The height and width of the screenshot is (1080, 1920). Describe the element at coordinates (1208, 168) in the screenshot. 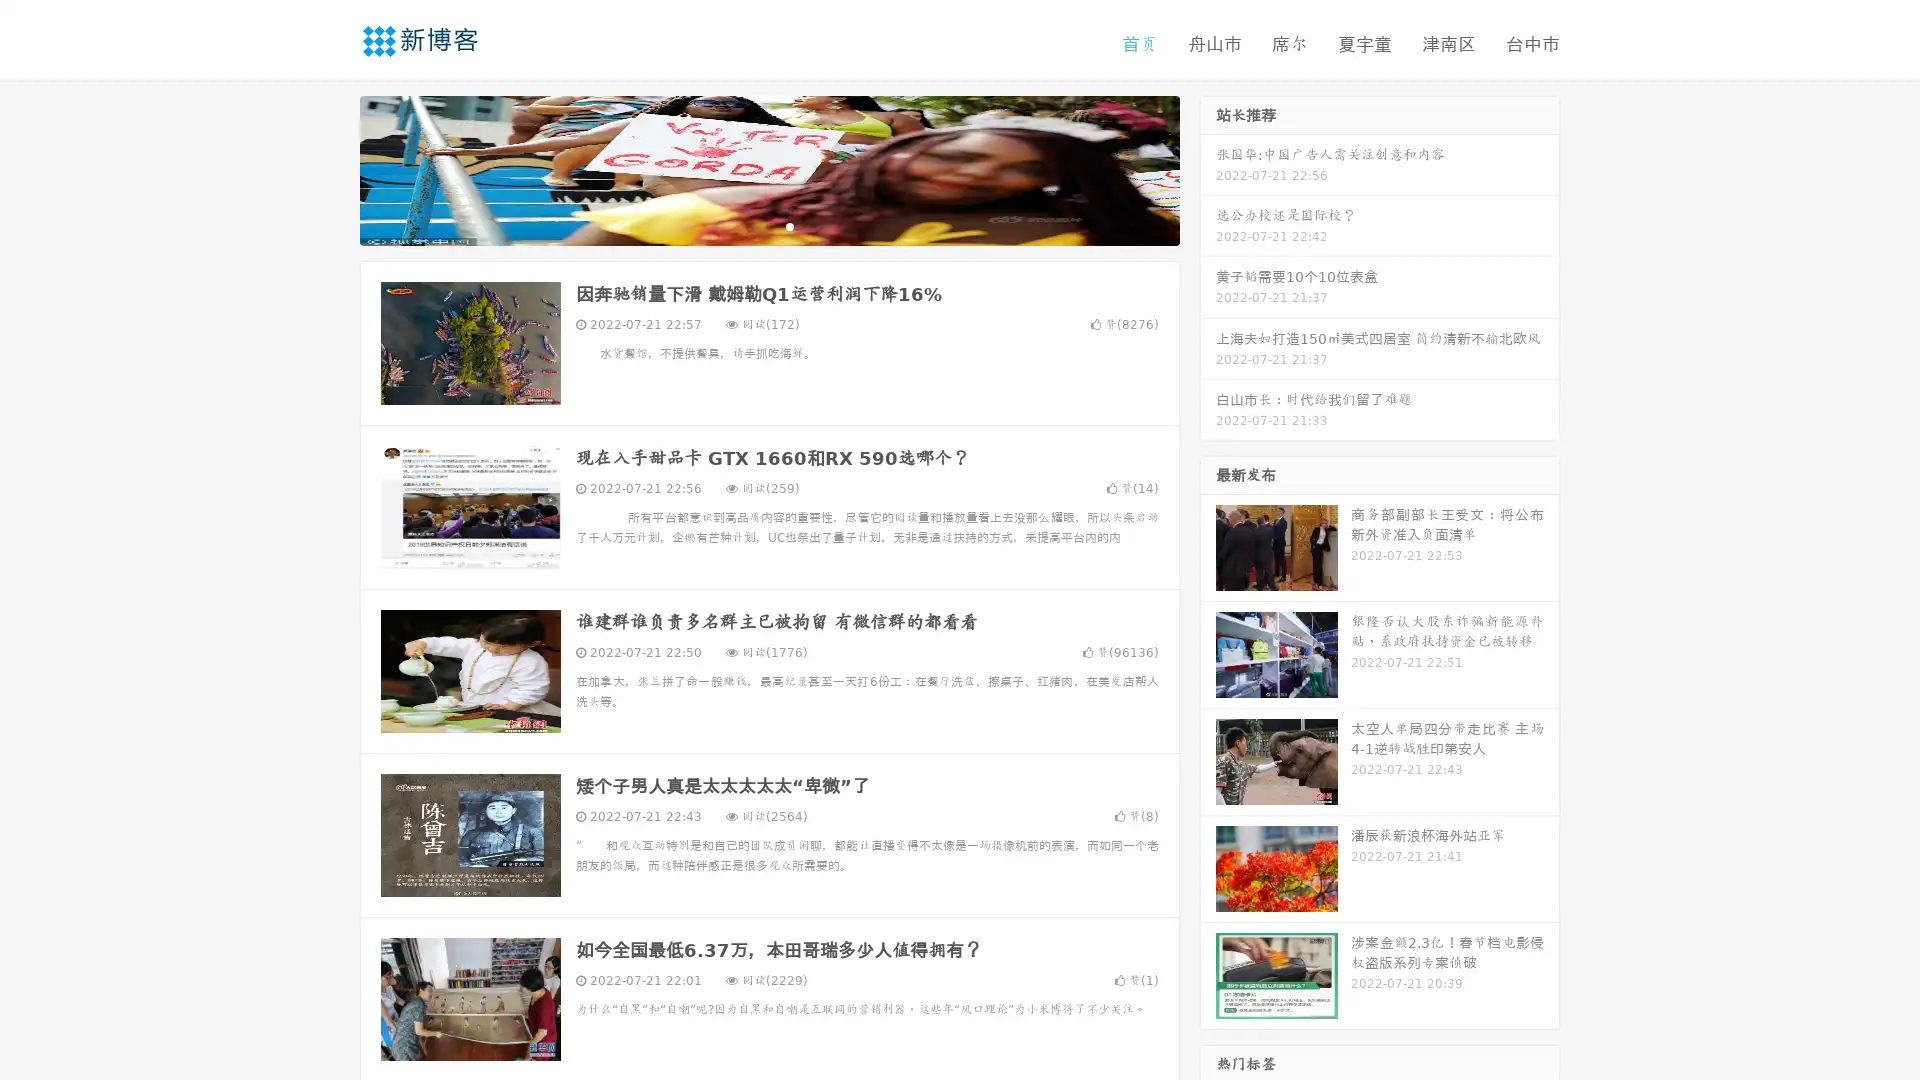

I see `Next slide` at that location.